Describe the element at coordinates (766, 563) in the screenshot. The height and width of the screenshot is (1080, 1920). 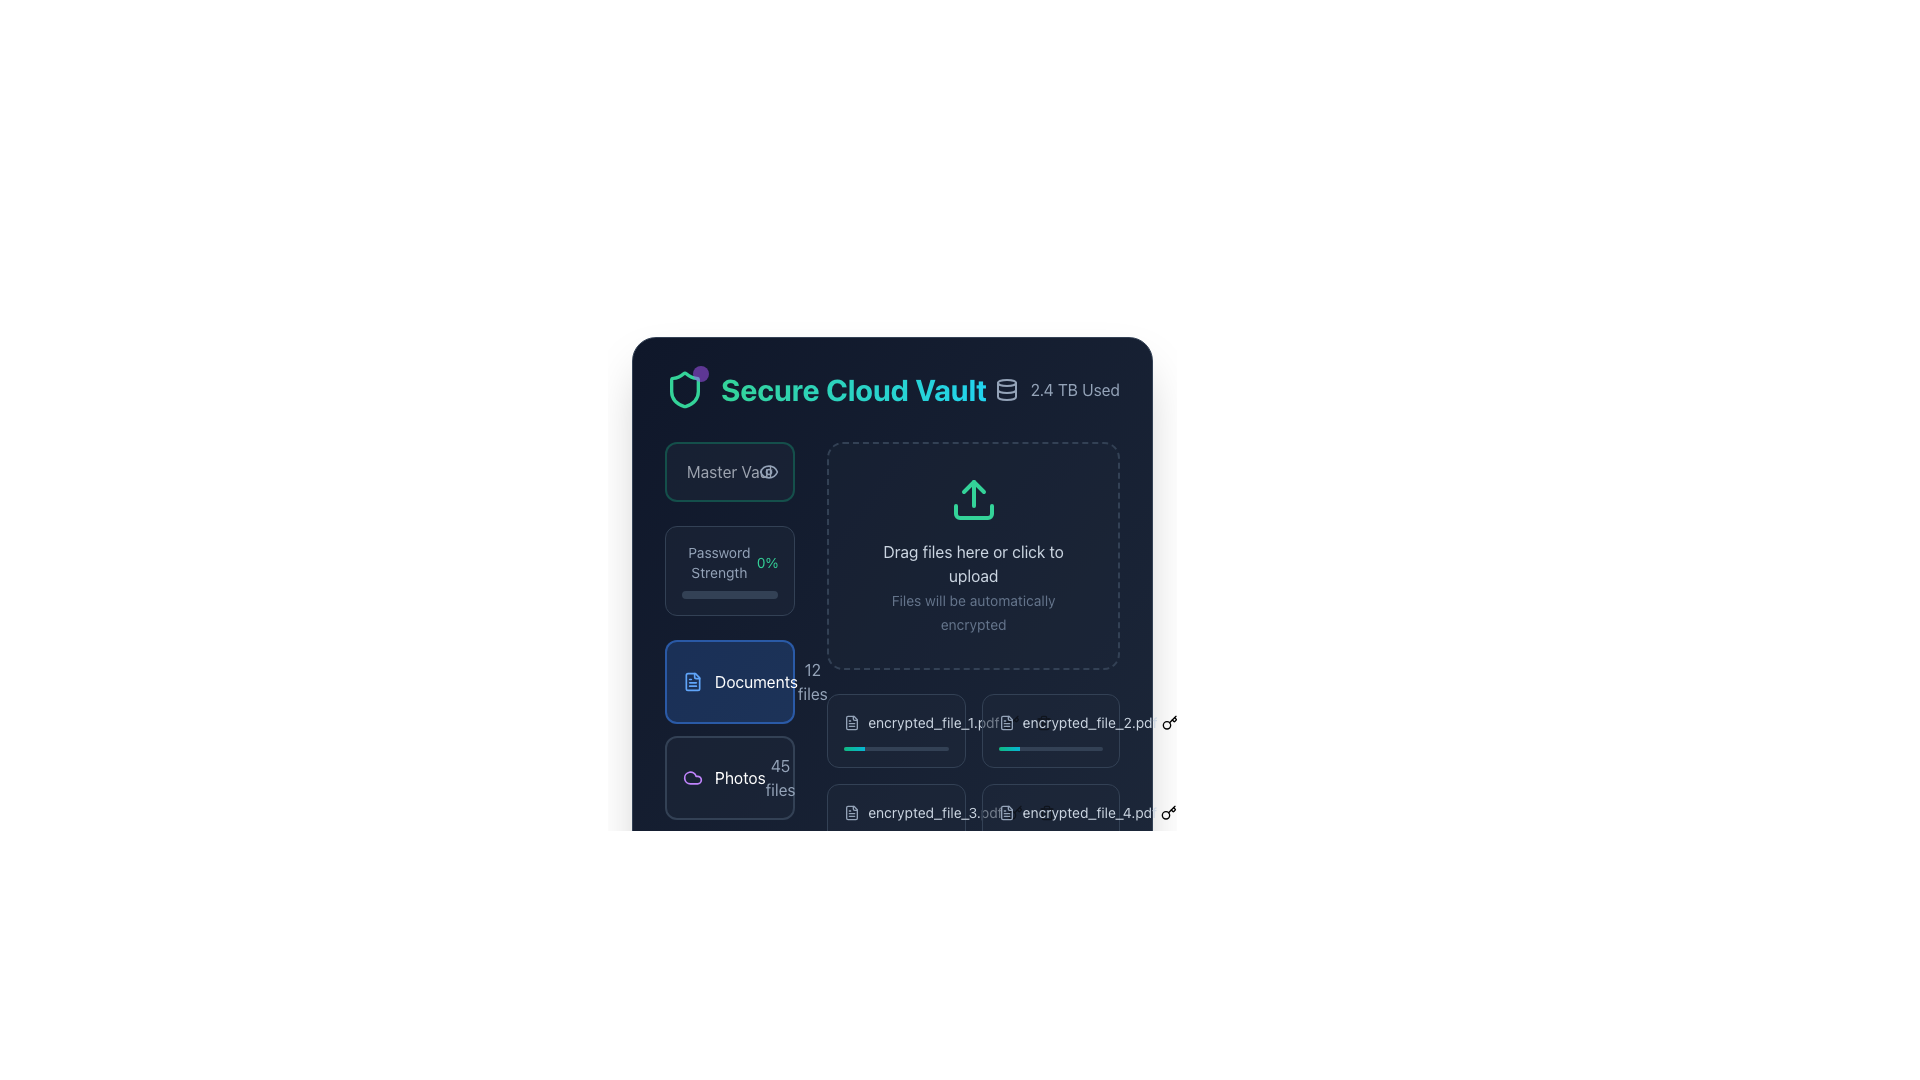
I see `the Text label displaying '0%' in bright emerald green color, located to the right of 'Password Strength'` at that location.